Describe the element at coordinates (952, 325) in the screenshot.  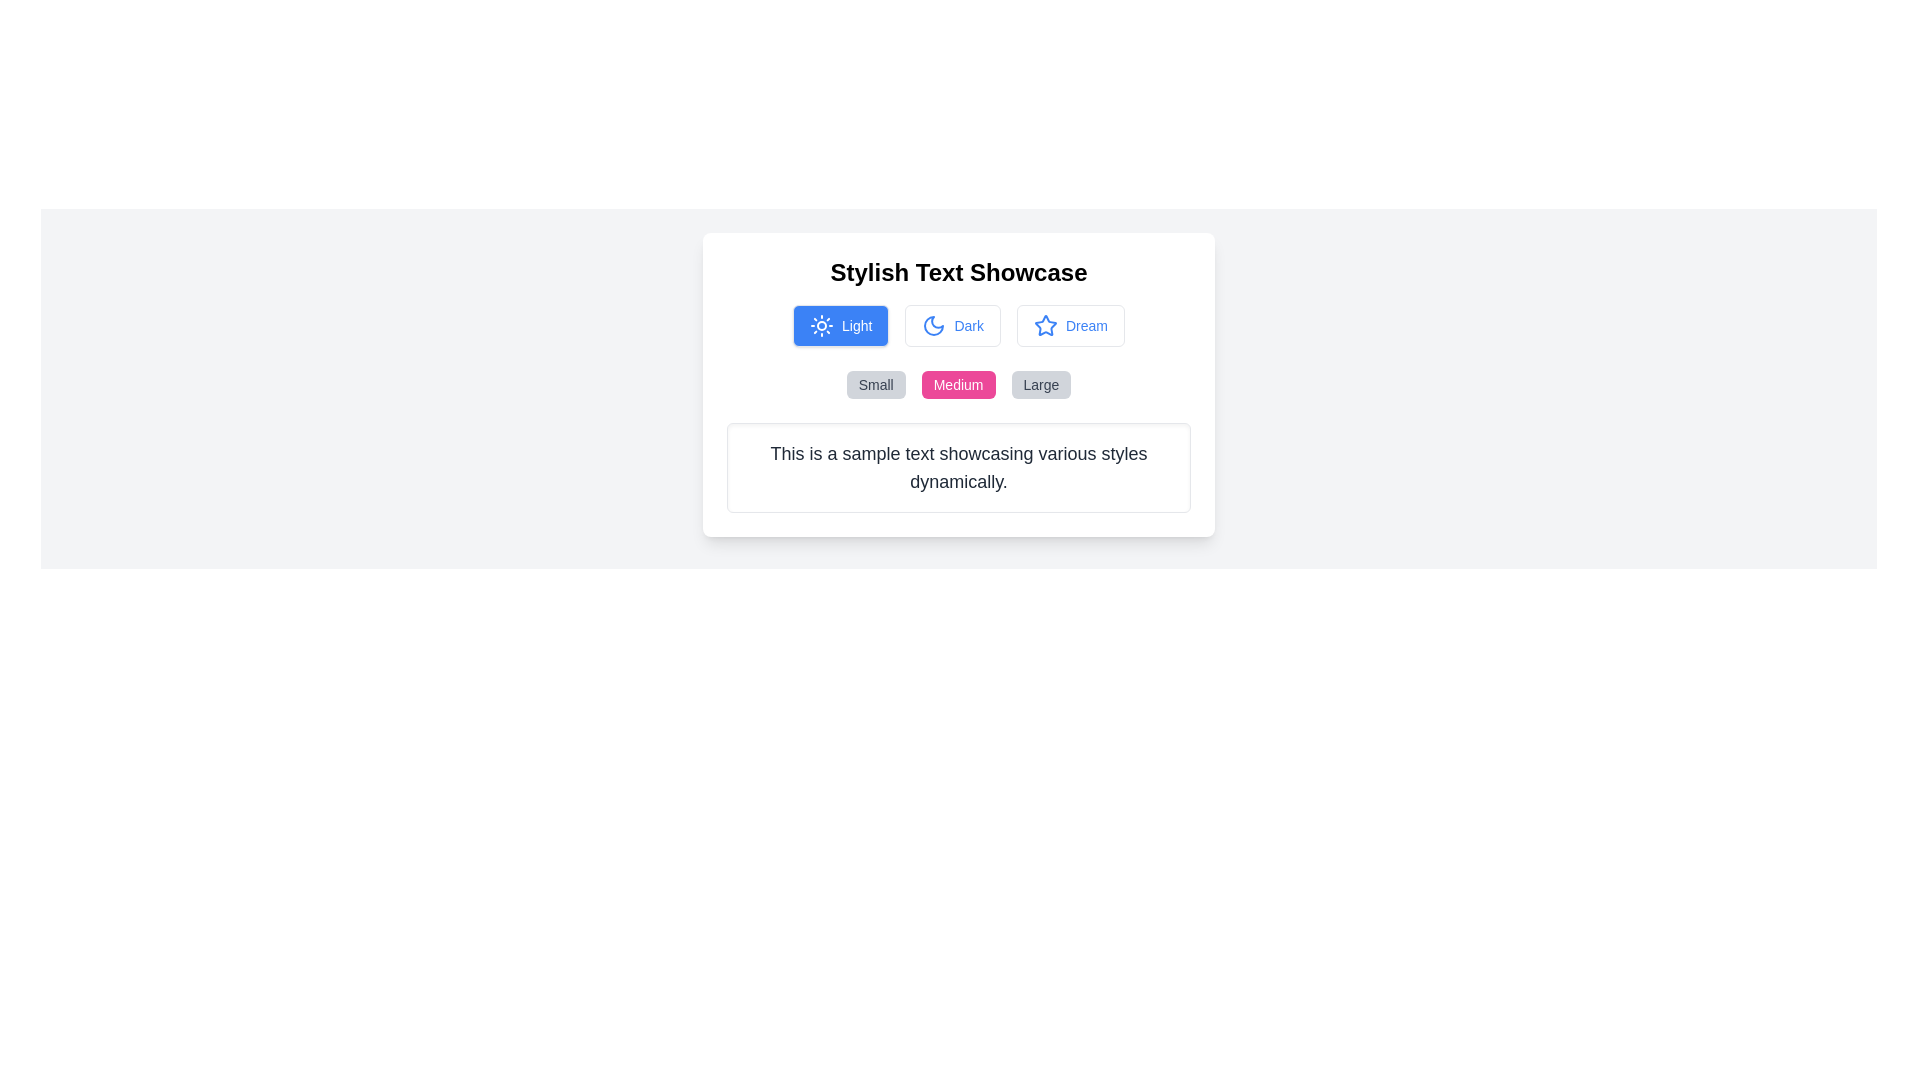
I see `keyboard navigation` at that location.